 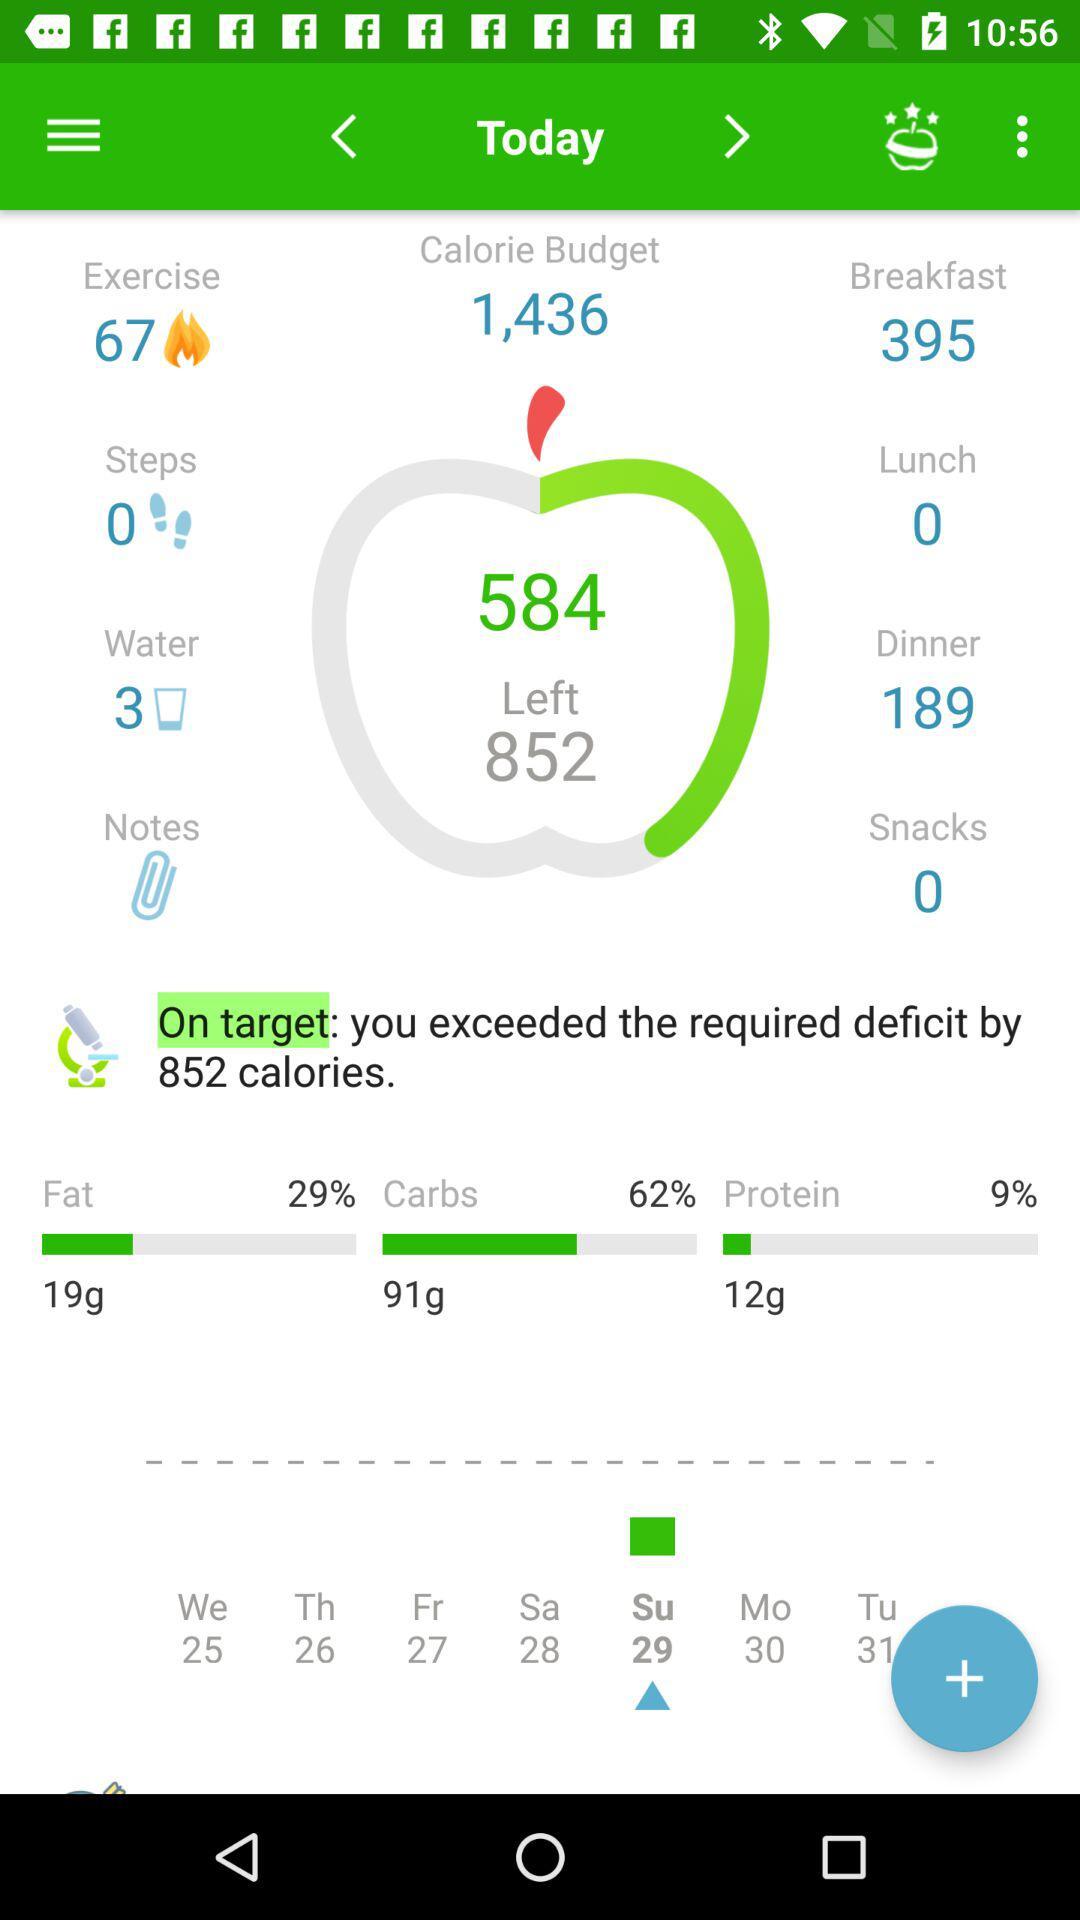 I want to click on arrow symbol to the left side of today, so click(x=342, y=135).